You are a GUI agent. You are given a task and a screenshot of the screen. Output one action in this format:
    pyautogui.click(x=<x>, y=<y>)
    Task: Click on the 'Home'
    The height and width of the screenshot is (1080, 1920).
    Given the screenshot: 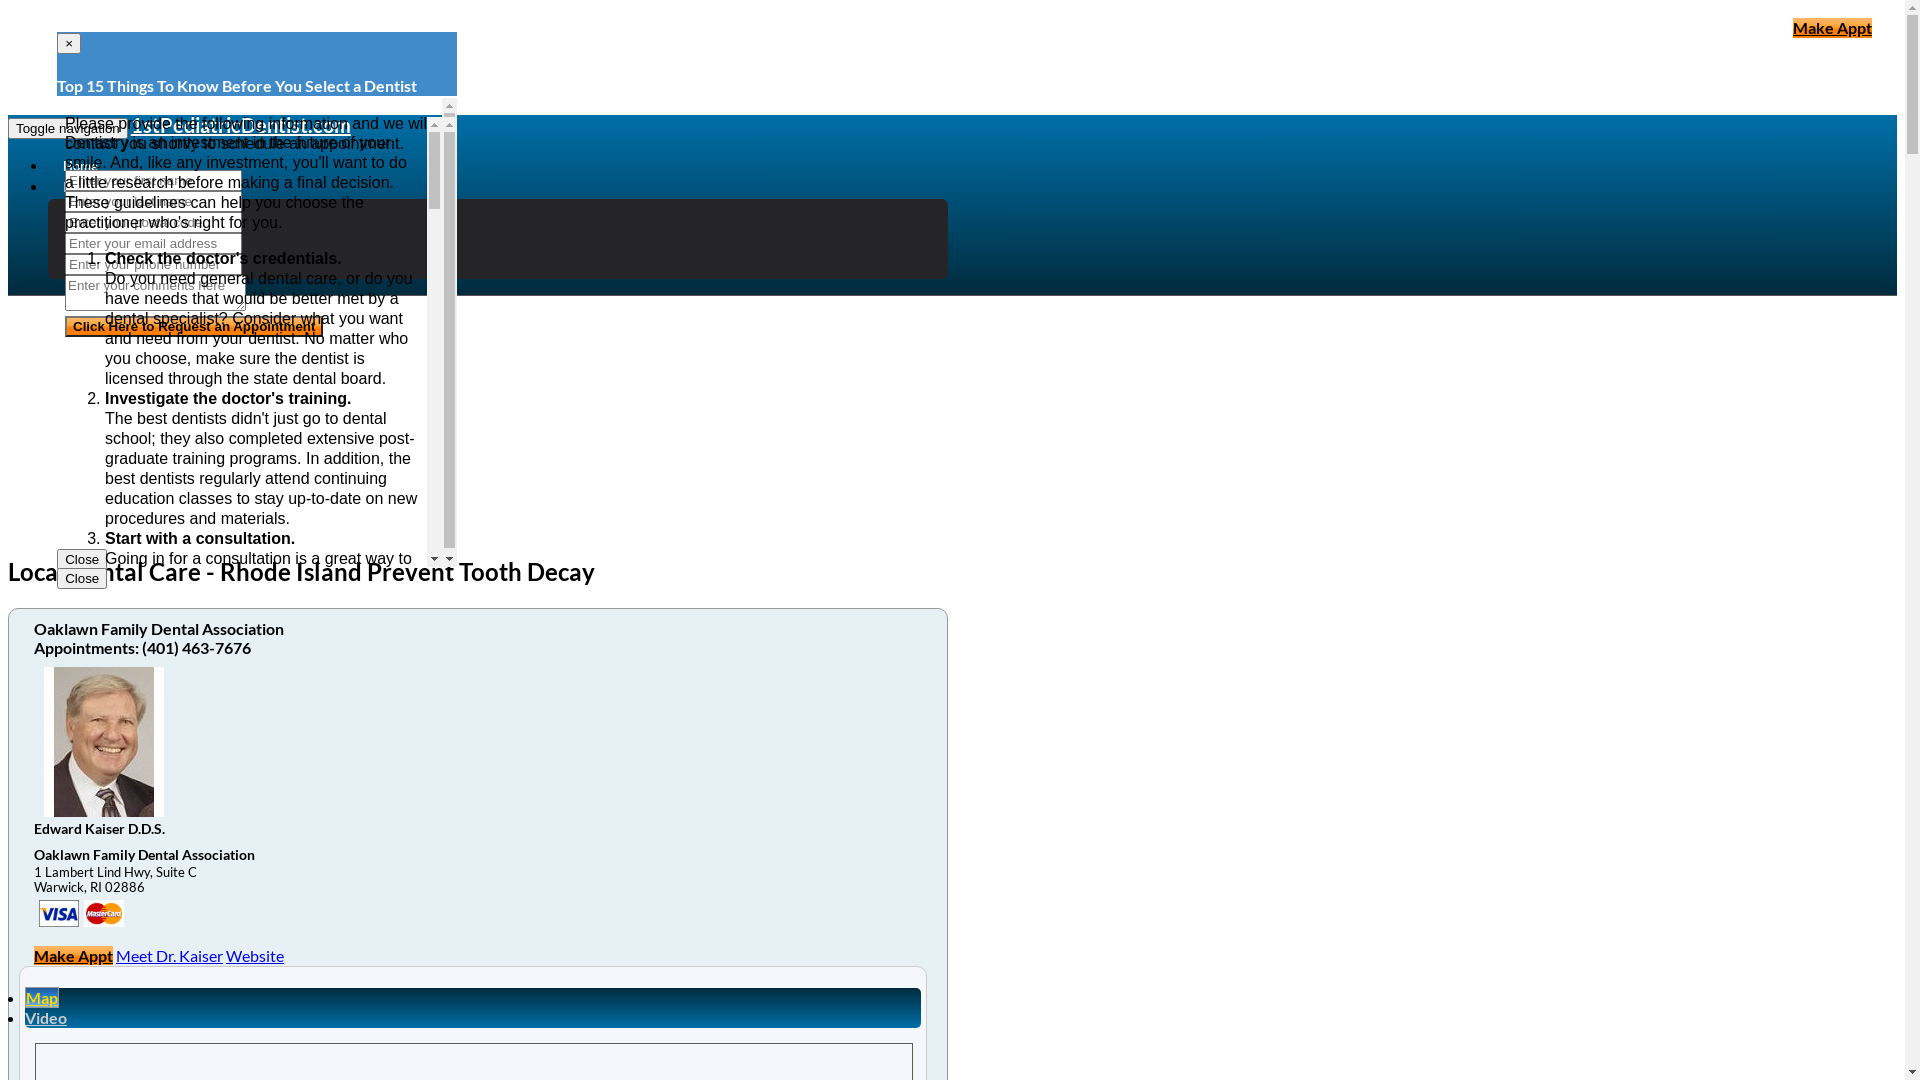 What is the action you would take?
    pyautogui.click(x=80, y=164)
    